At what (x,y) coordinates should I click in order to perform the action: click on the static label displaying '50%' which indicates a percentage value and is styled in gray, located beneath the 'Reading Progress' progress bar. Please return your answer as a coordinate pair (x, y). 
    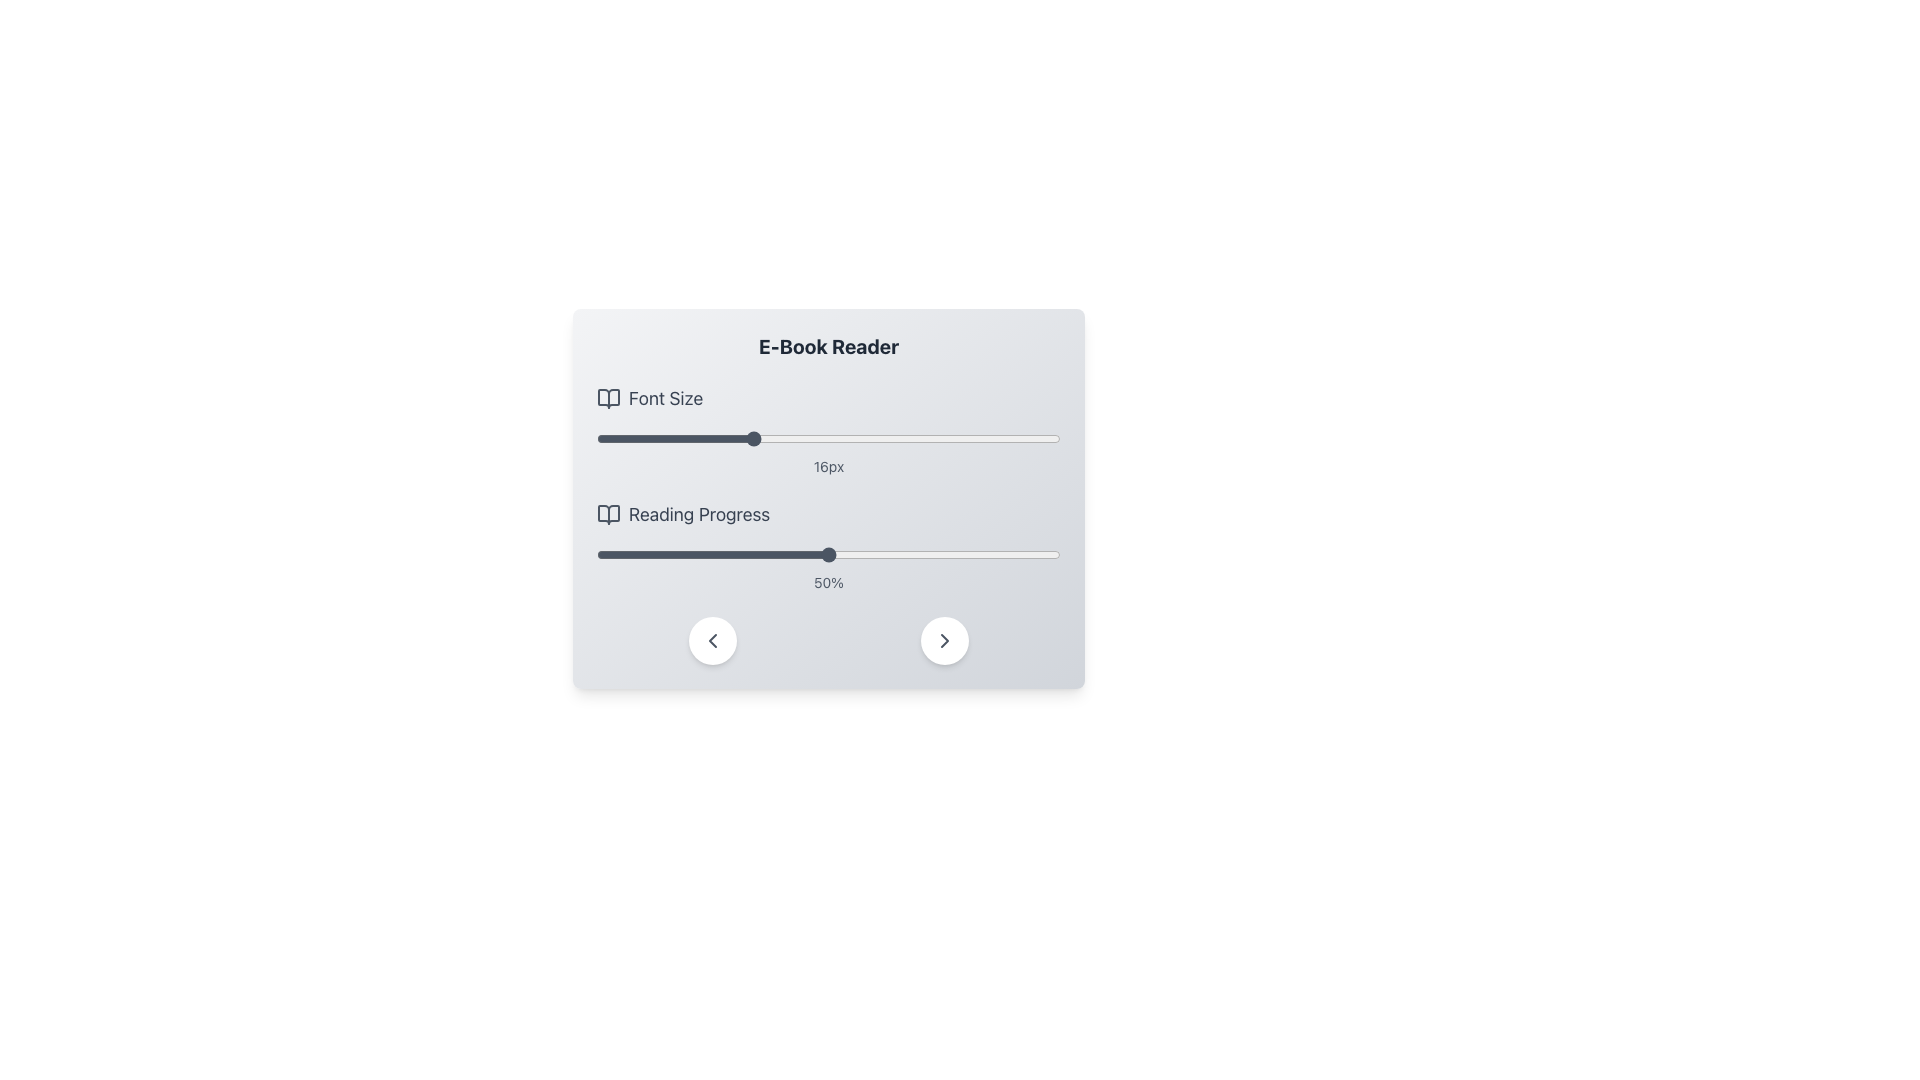
    Looking at the image, I should click on (829, 582).